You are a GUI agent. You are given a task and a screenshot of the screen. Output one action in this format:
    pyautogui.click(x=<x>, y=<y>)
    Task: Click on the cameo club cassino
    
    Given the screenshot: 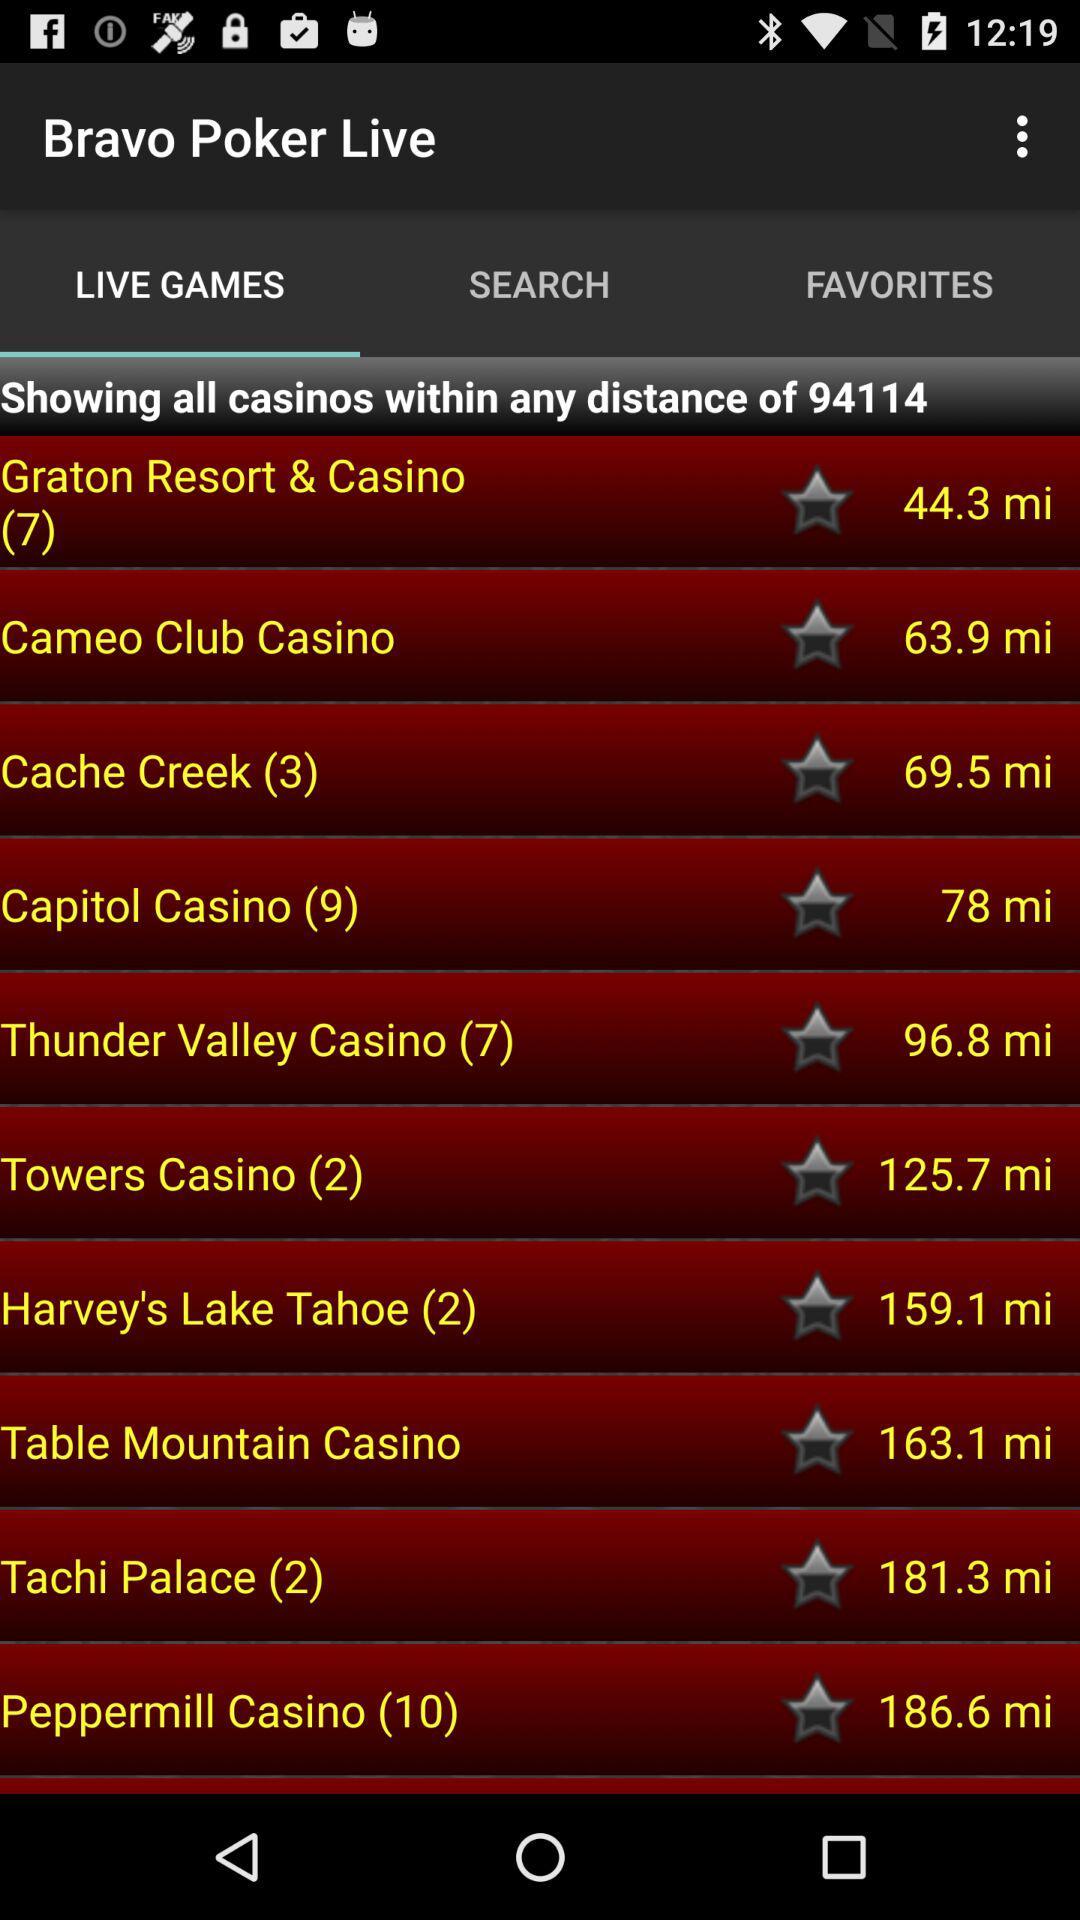 What is the action you would take?
    pyautogui.click(x=817, y=634)
    